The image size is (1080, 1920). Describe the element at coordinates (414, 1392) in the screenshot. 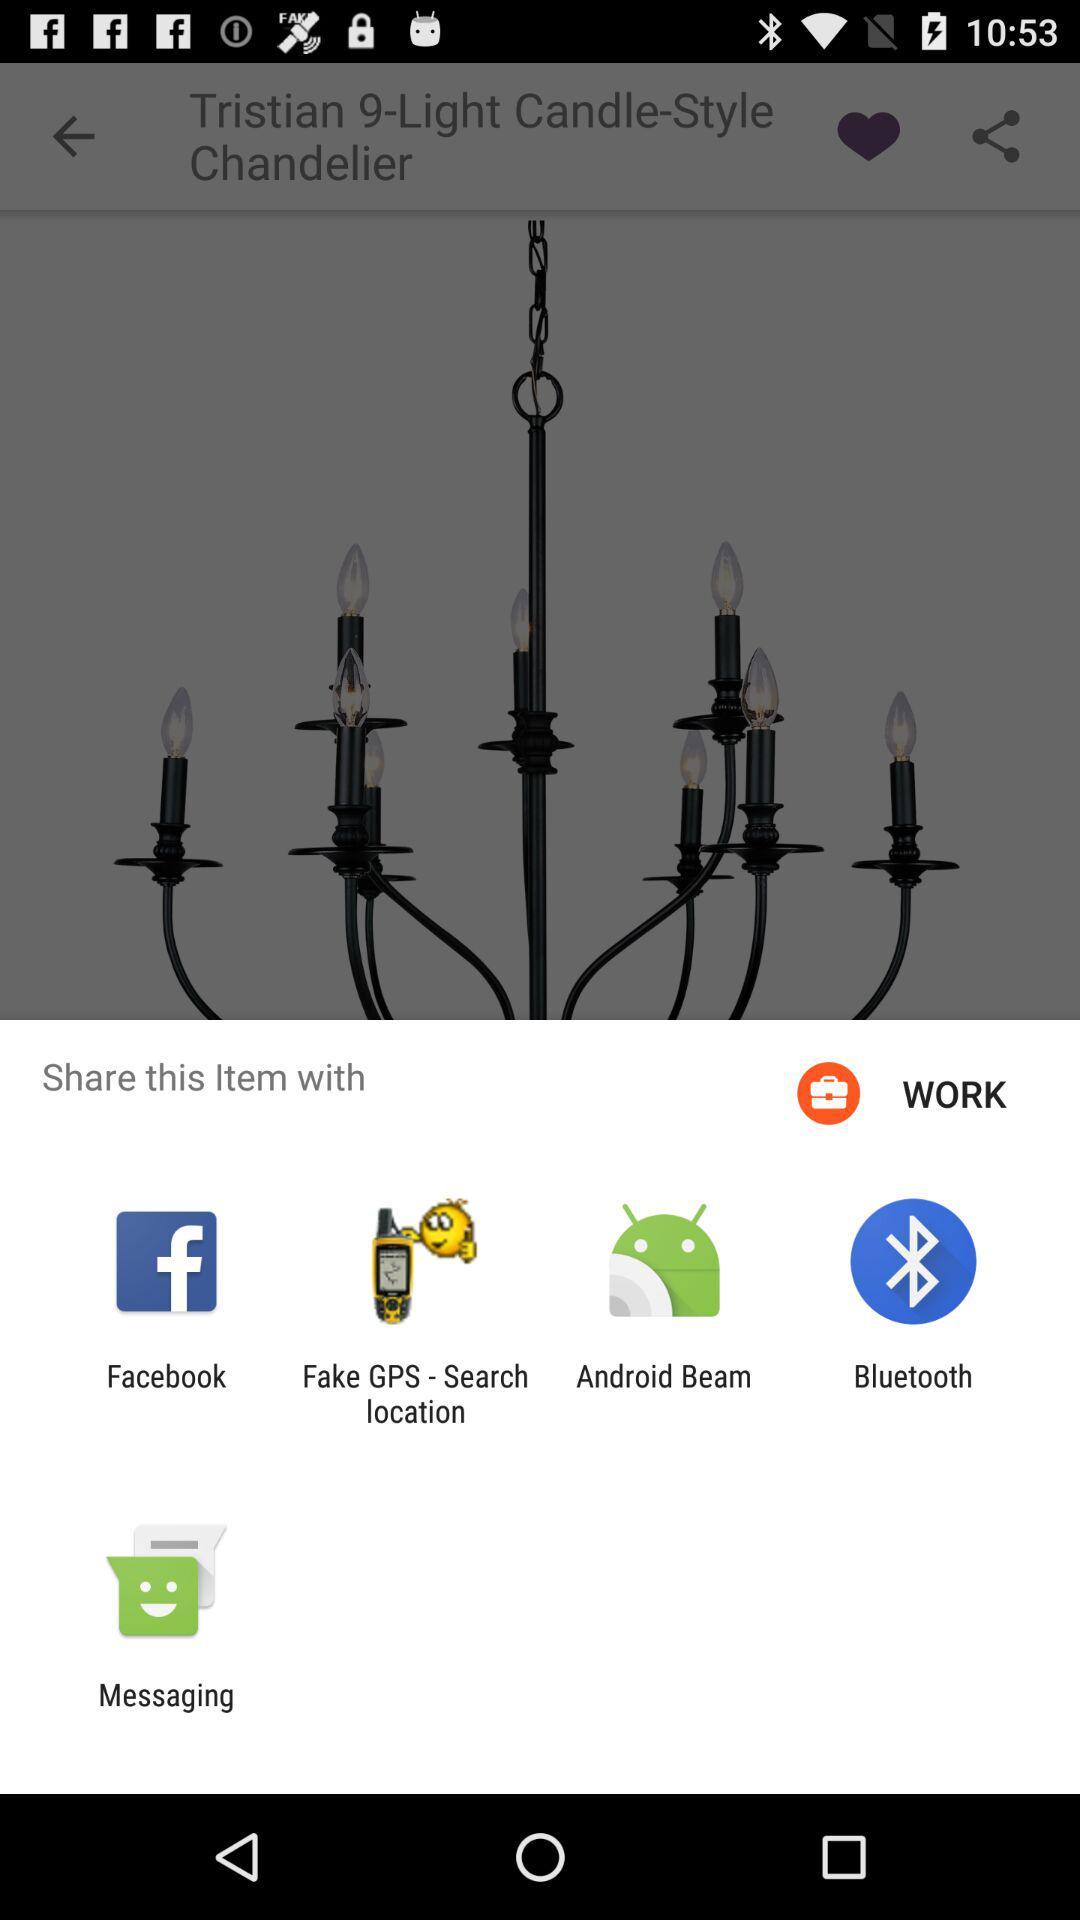

I see `fake gps search app` at that location.